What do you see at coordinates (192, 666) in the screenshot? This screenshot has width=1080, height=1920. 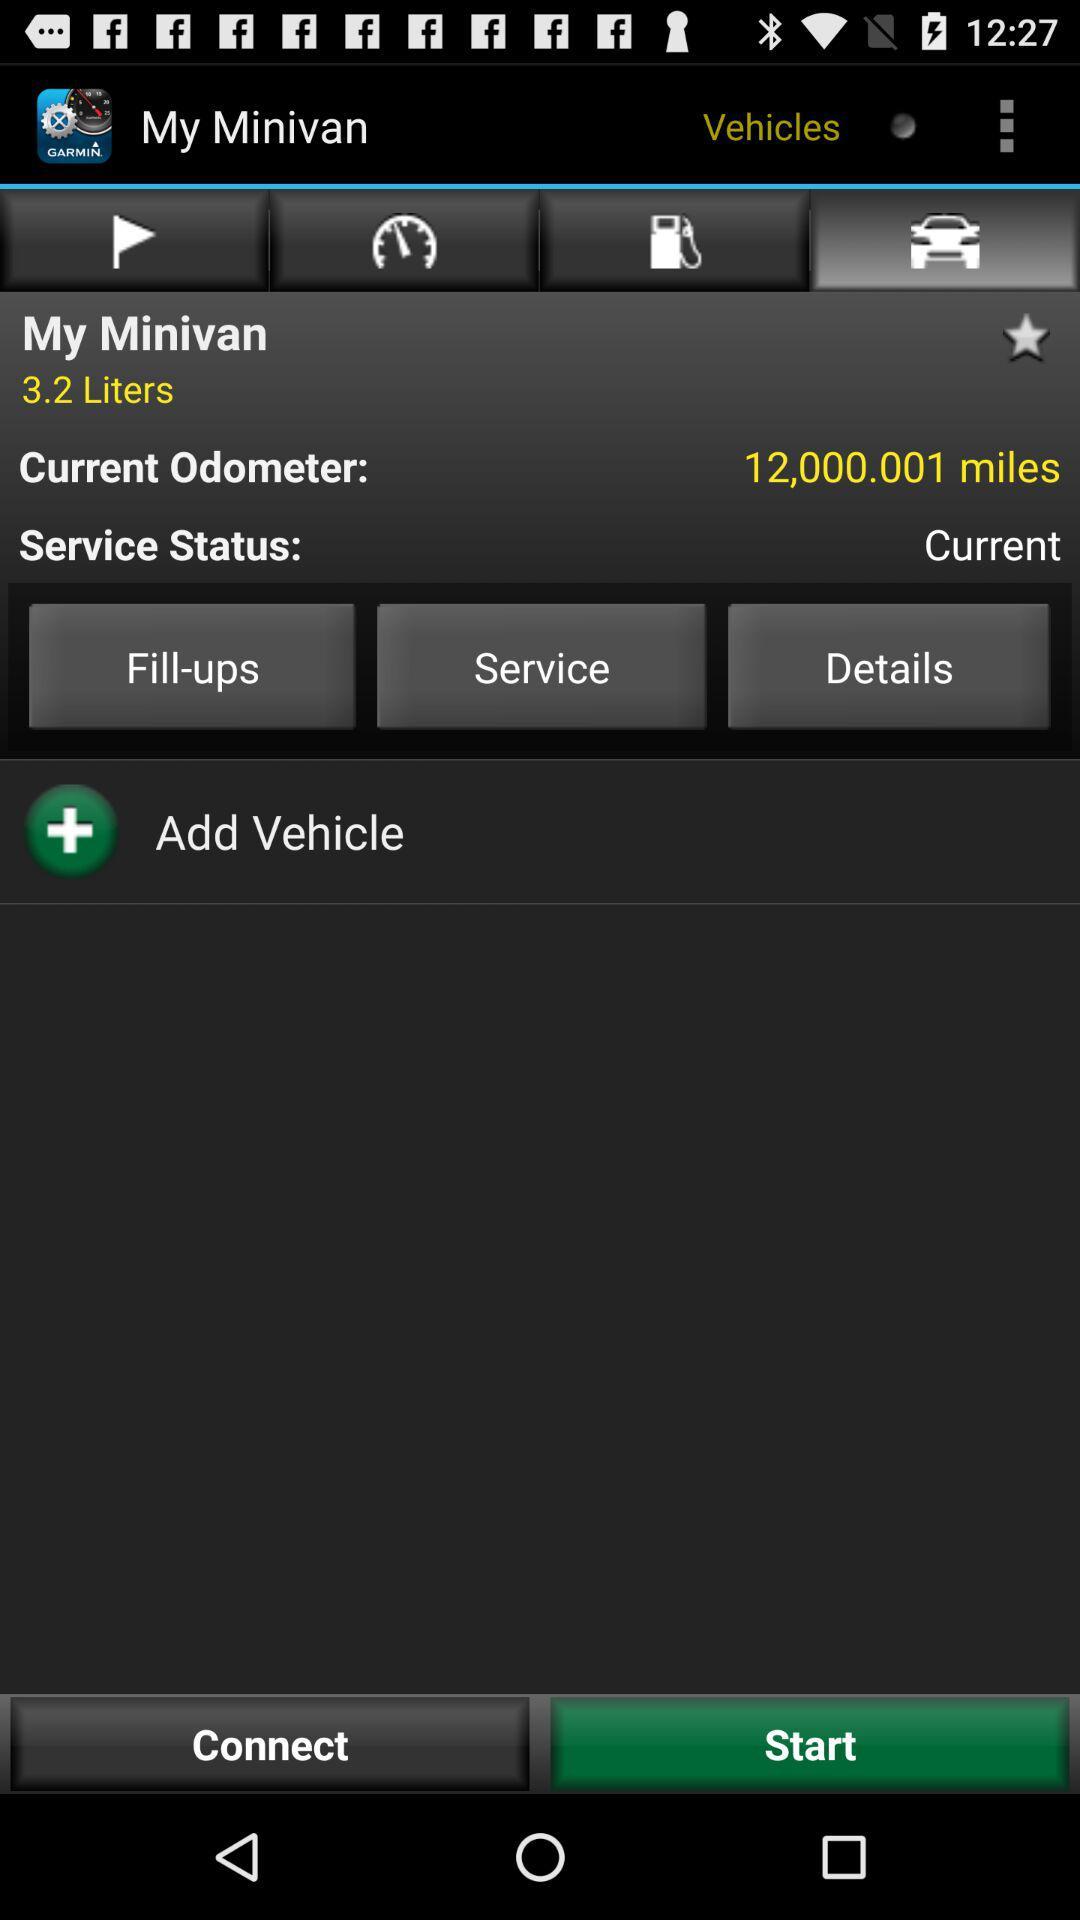 I see `the fill-ups icon` at bounding box center [192, 666].